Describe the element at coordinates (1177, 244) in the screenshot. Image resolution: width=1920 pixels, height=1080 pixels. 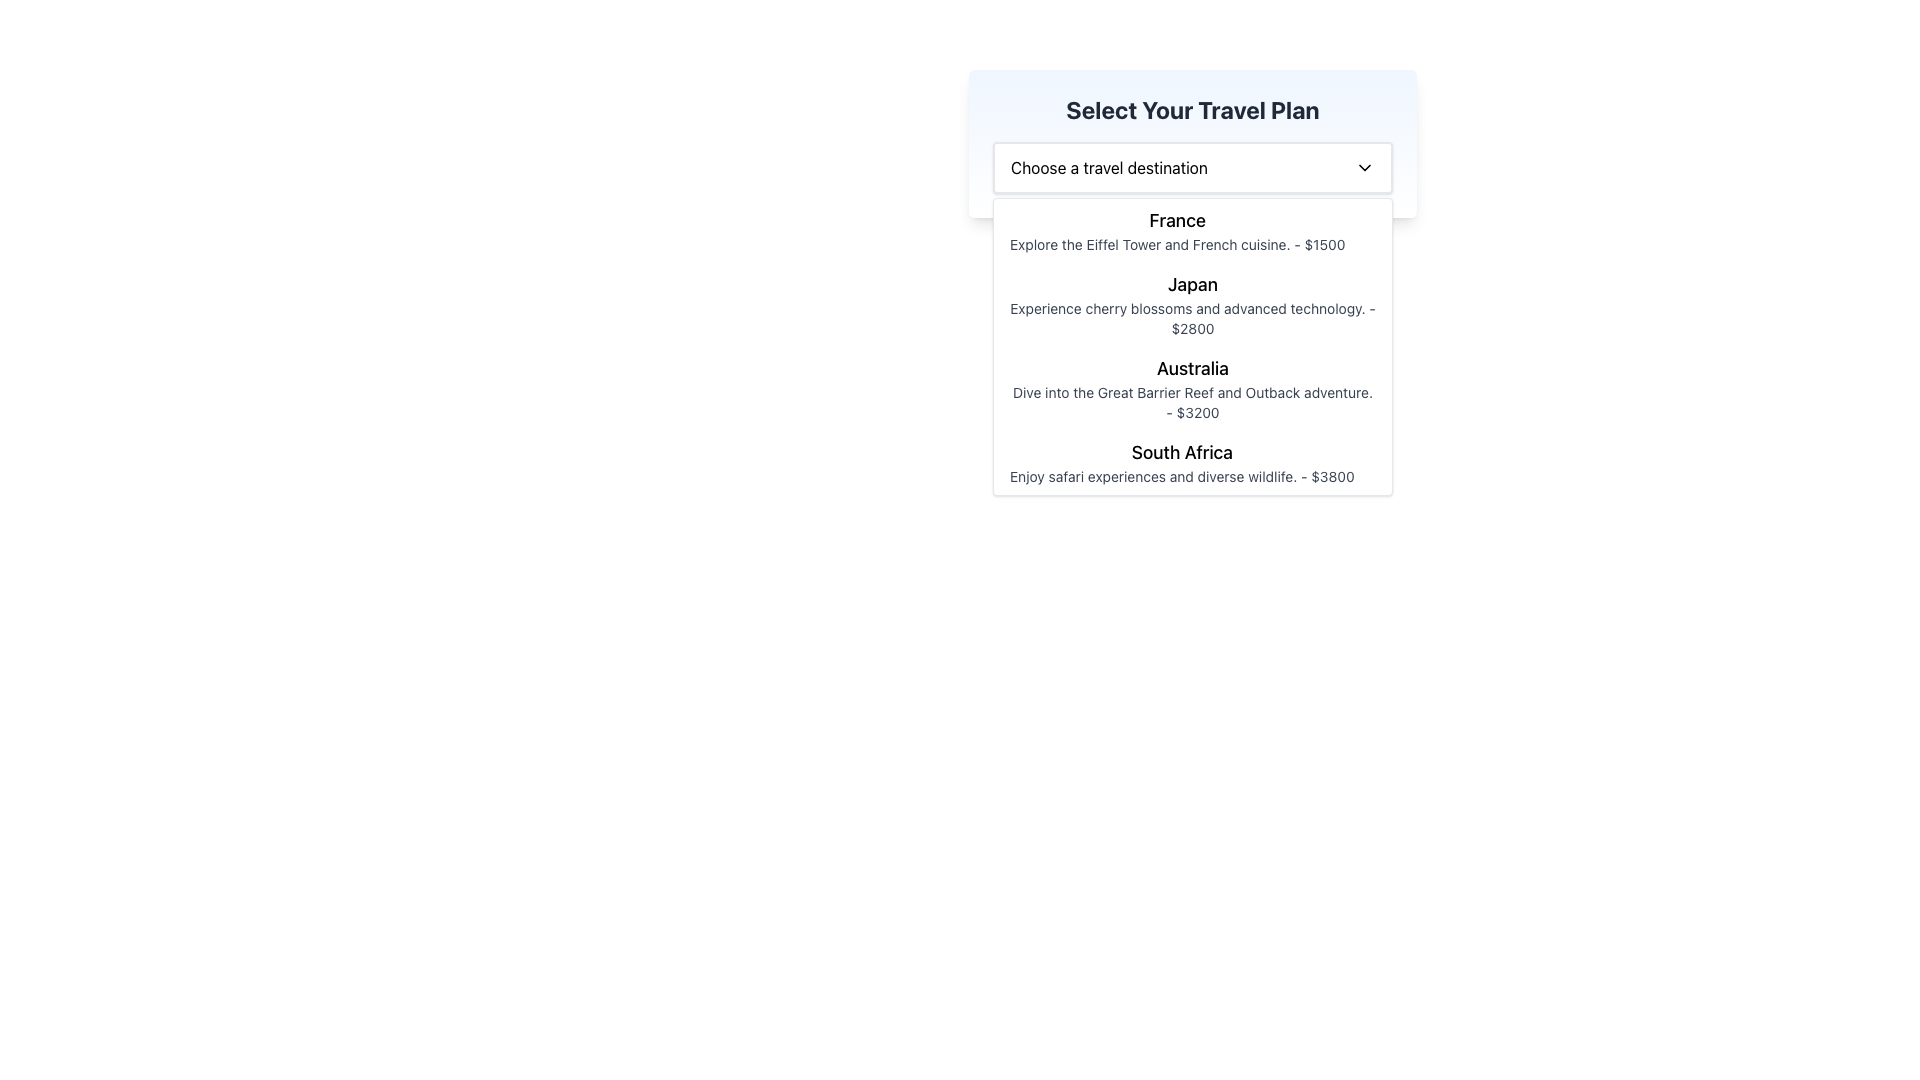
I see `the text label that reads 'Explore the Eiffel Tower and French cuisine. - $1500', located below the 'France' header in the travel plan dropdown` at that location.